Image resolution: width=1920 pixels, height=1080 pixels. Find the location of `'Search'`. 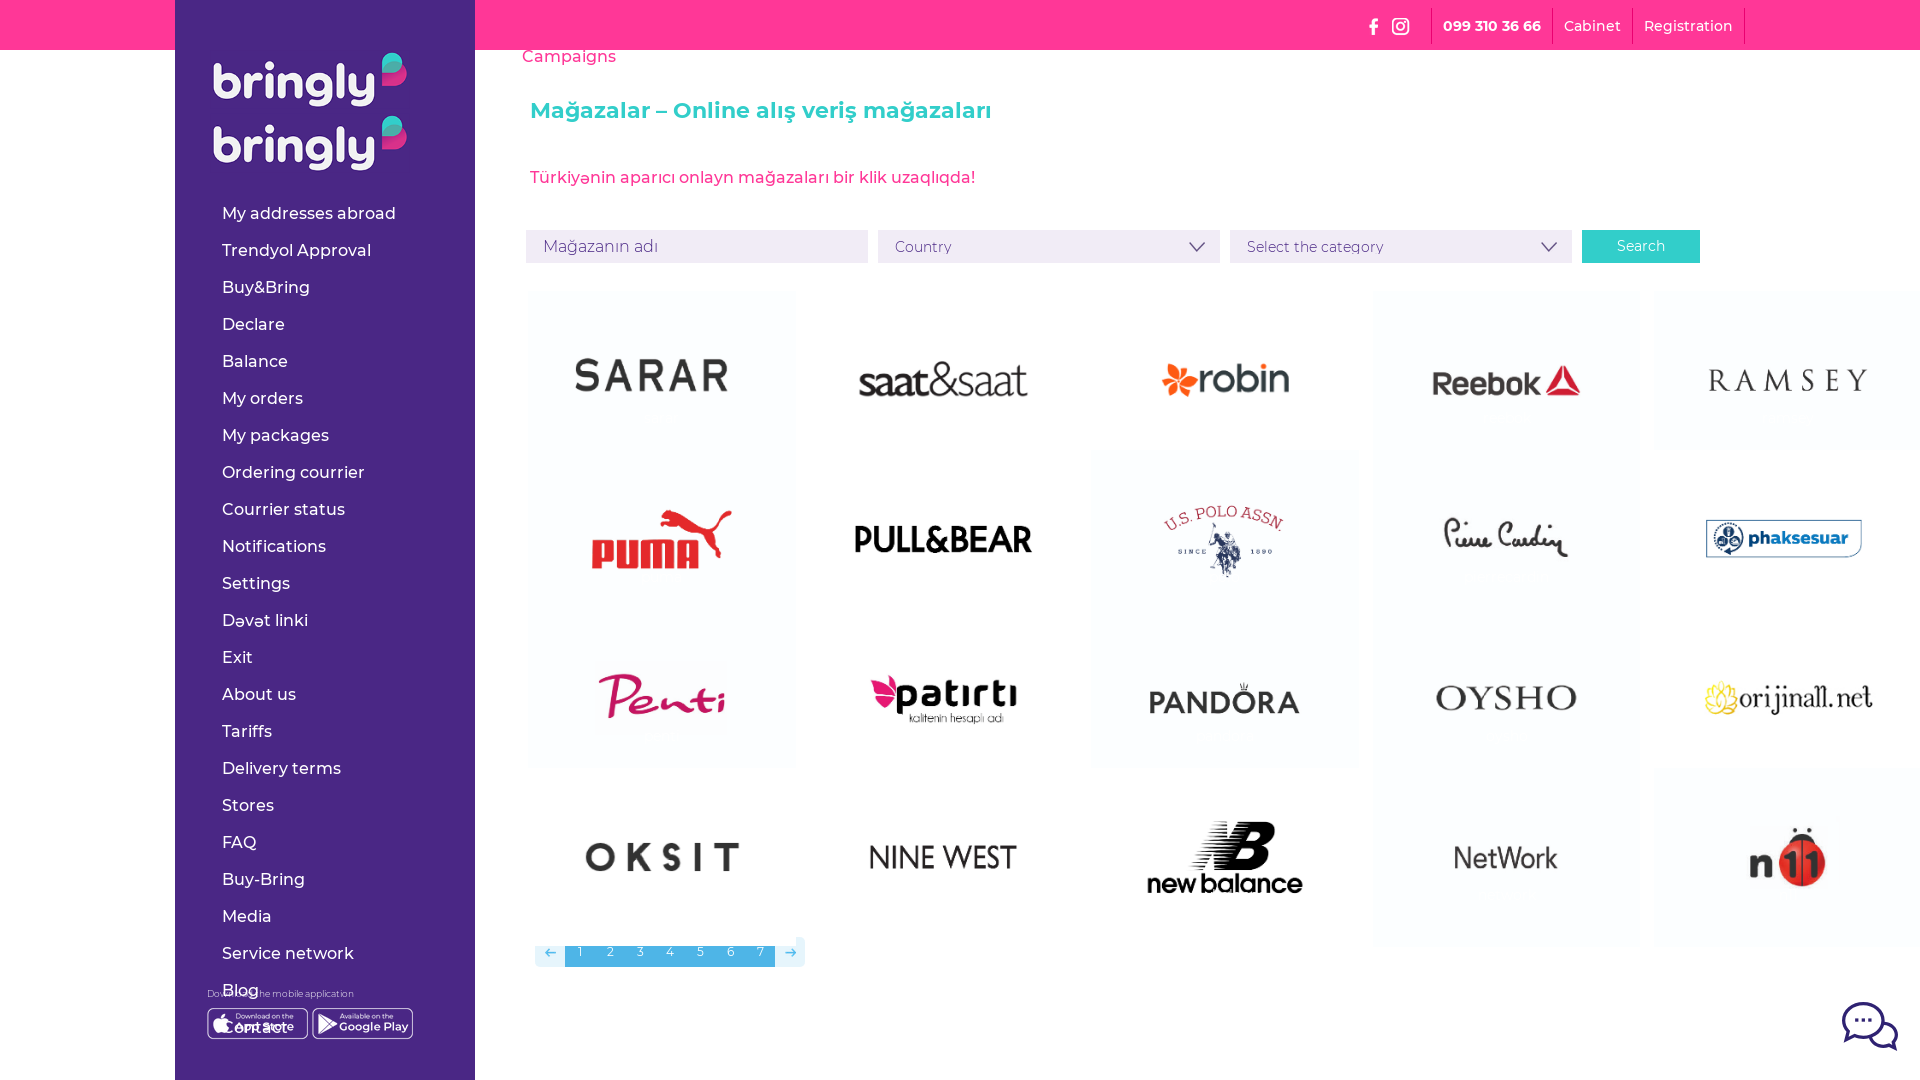

'Search' is located at coordinates (1641, 245).